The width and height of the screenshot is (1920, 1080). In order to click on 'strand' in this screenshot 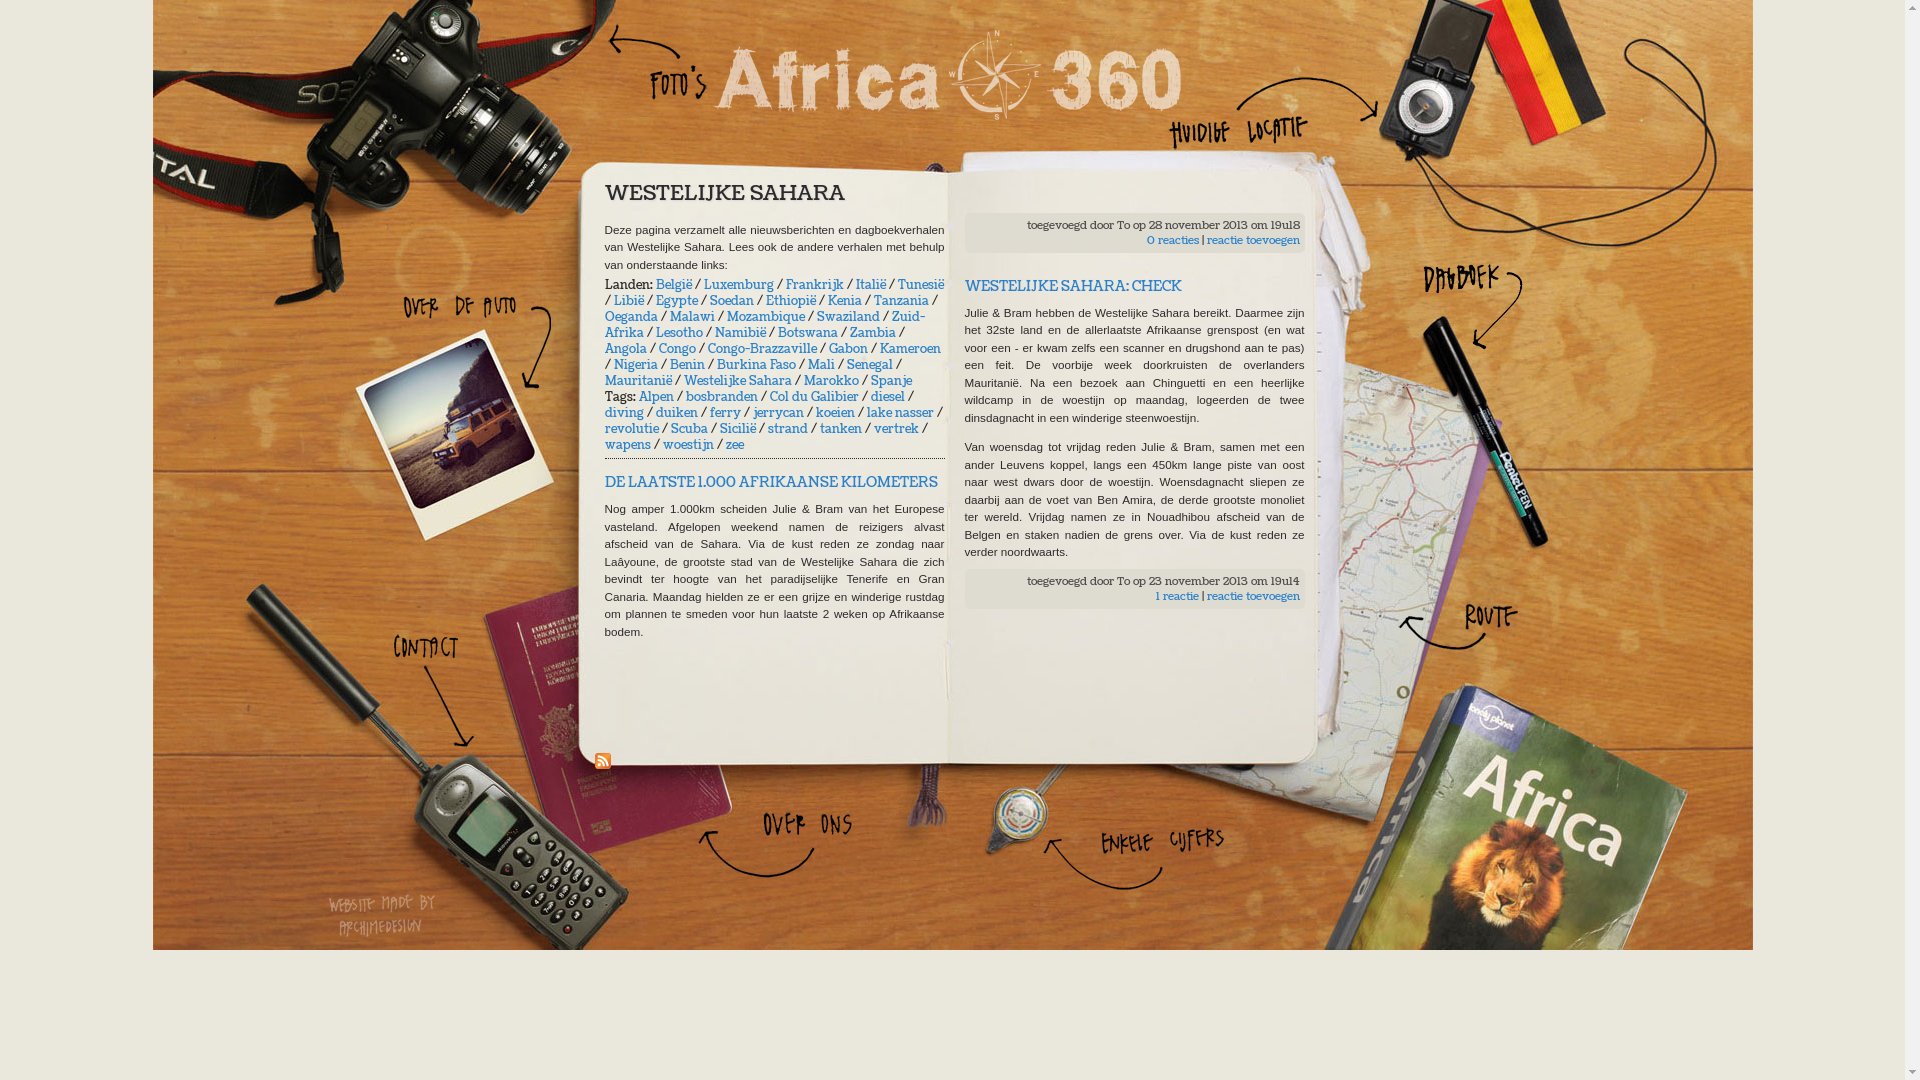, I will do `click(786, 427)`.